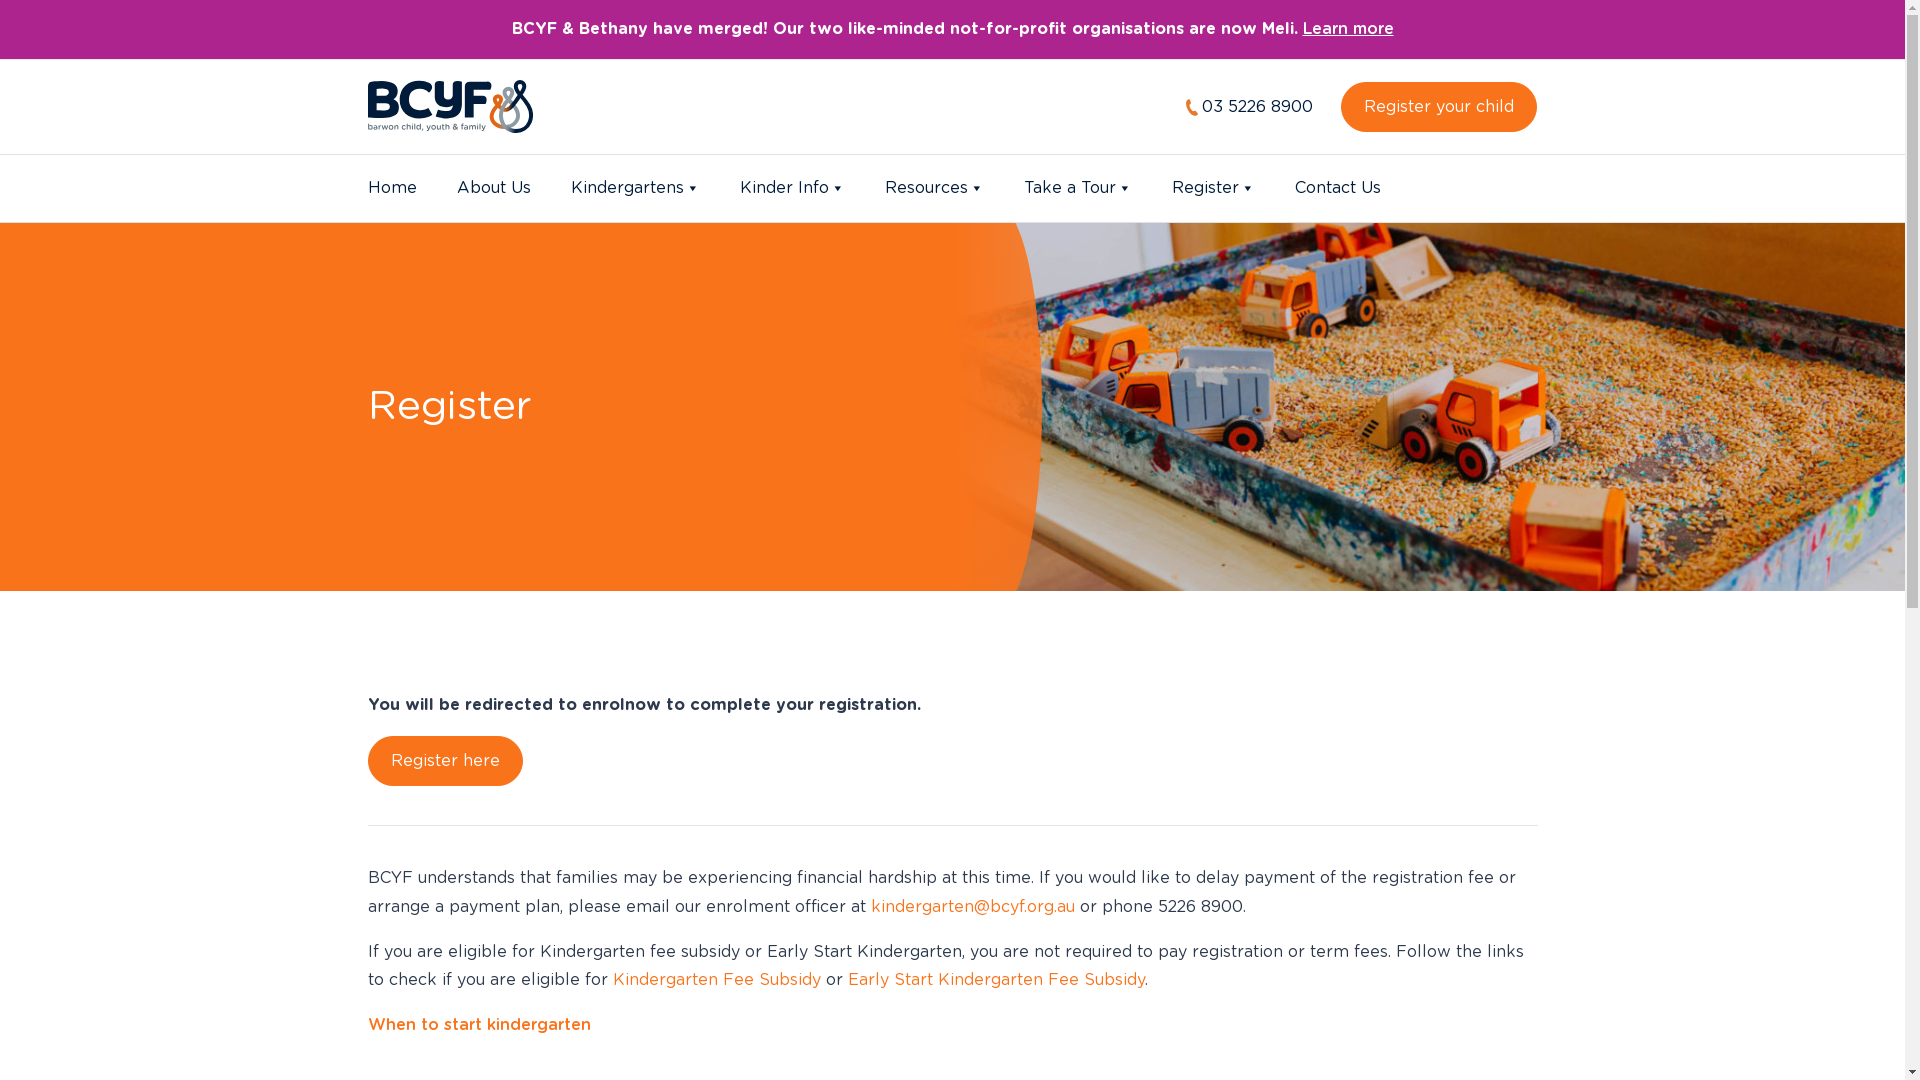 The image size is (1920, 1080). Describe the element at coordinates (478, 1025) in the screenshot. I see `'When to start kindergarten'` at that location.